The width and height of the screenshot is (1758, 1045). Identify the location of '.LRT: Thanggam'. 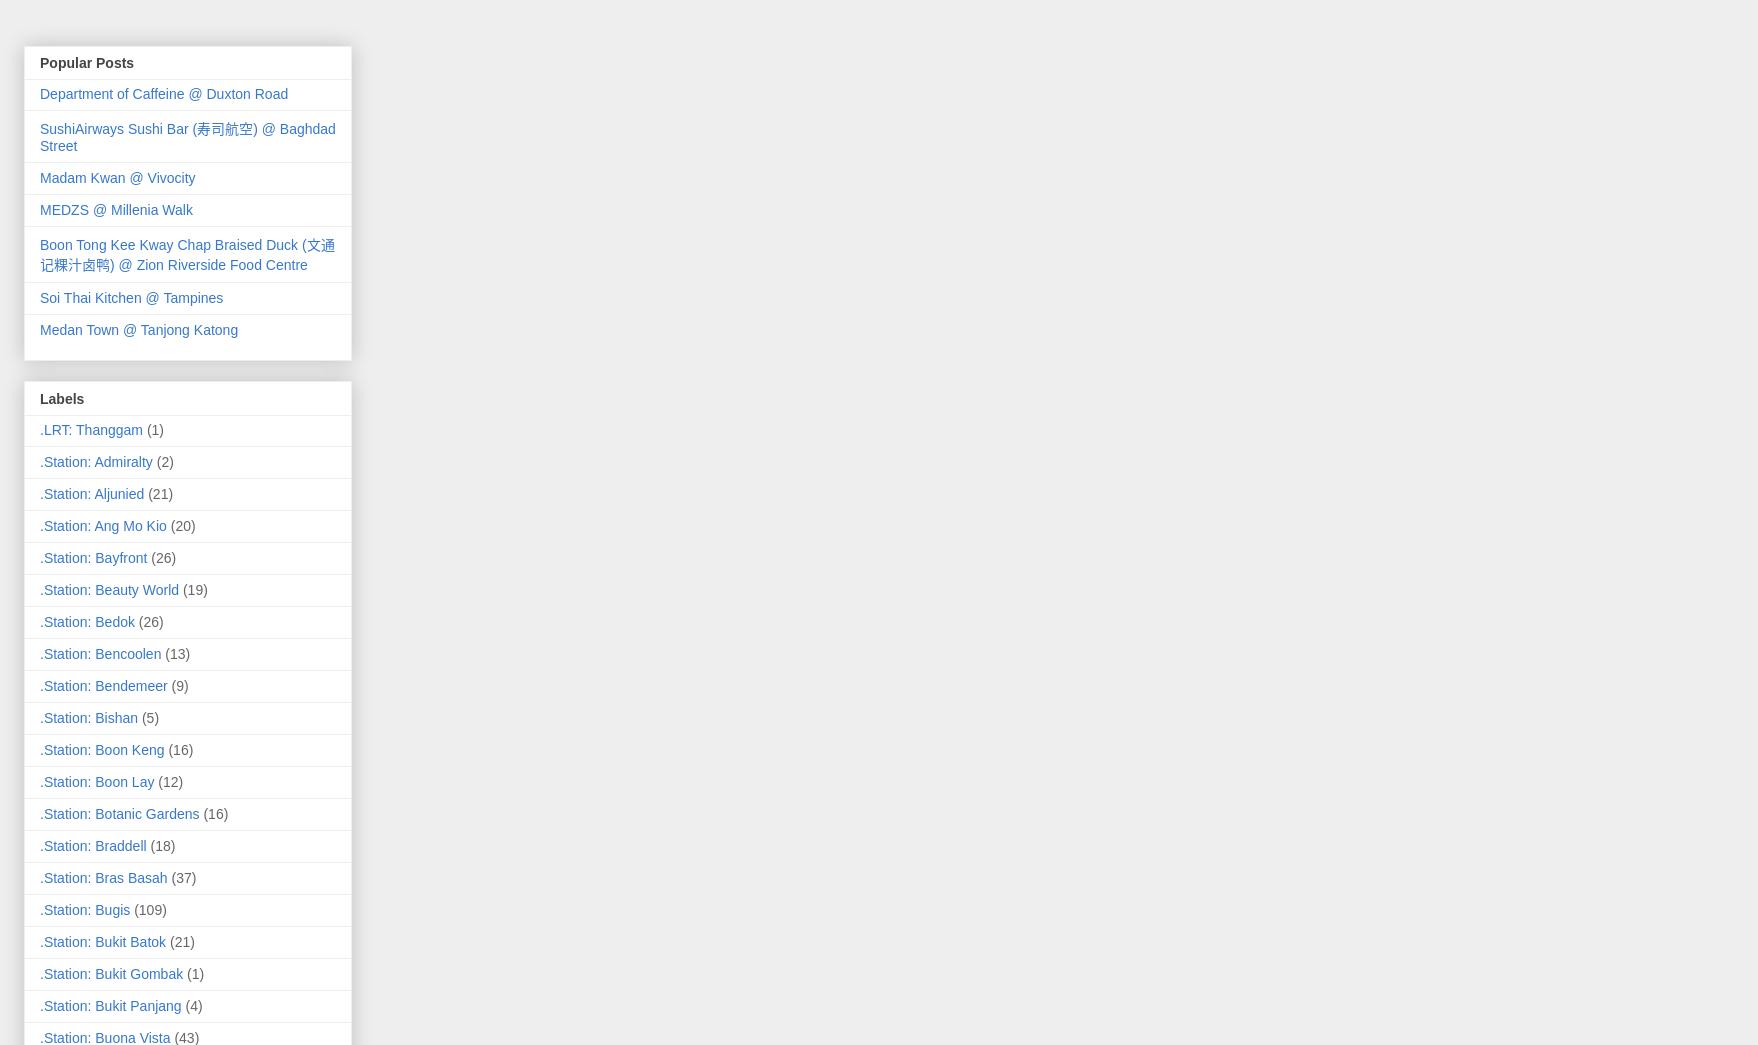
(91, 428).